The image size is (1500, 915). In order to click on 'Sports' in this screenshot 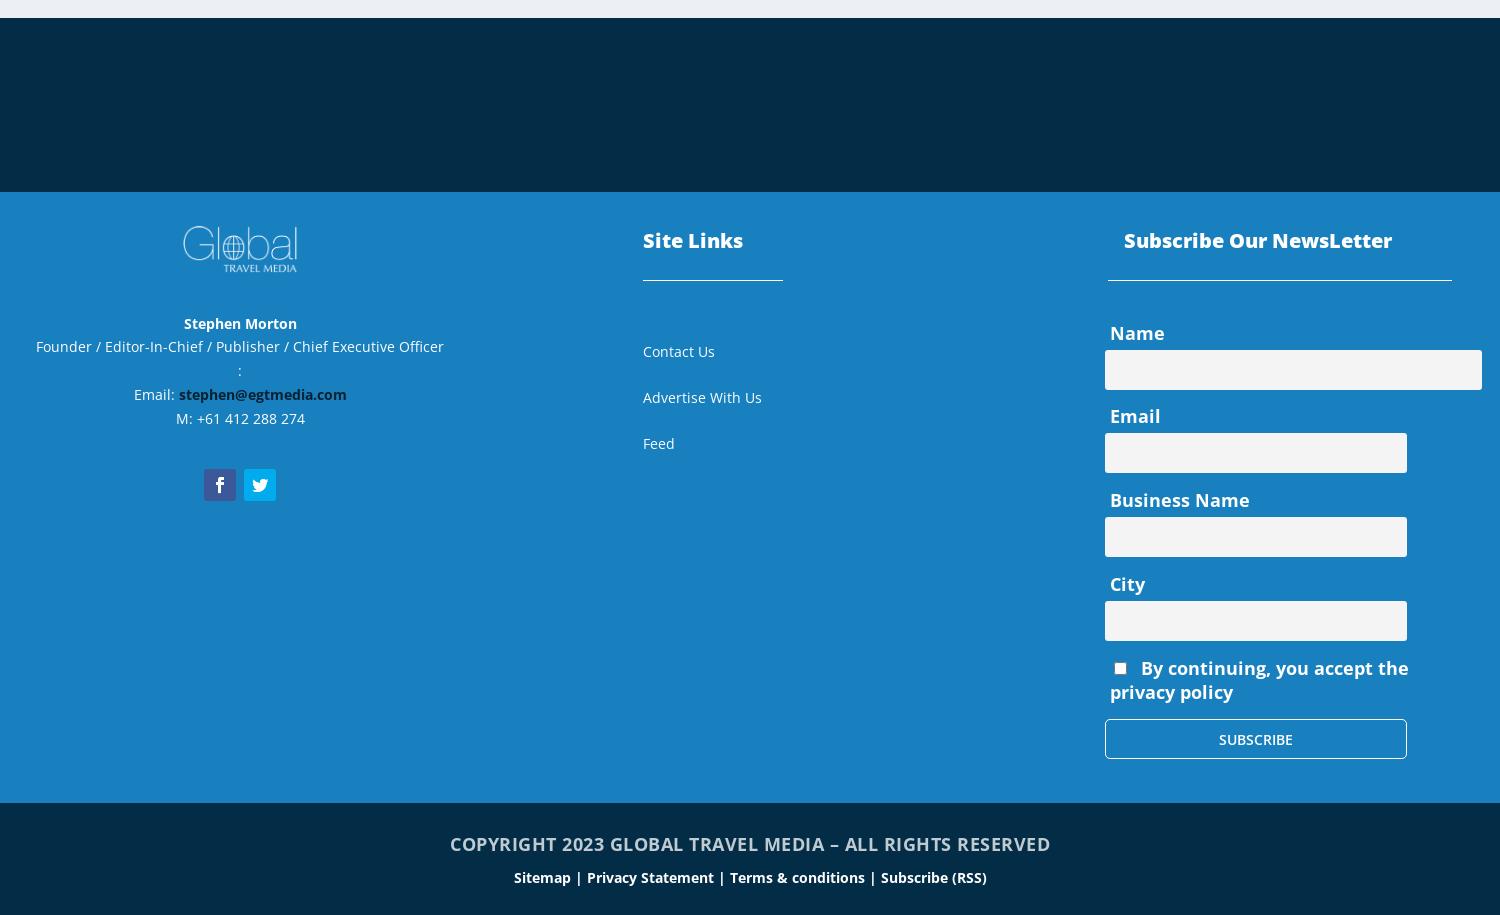, I will do `click(1110, 68)`.